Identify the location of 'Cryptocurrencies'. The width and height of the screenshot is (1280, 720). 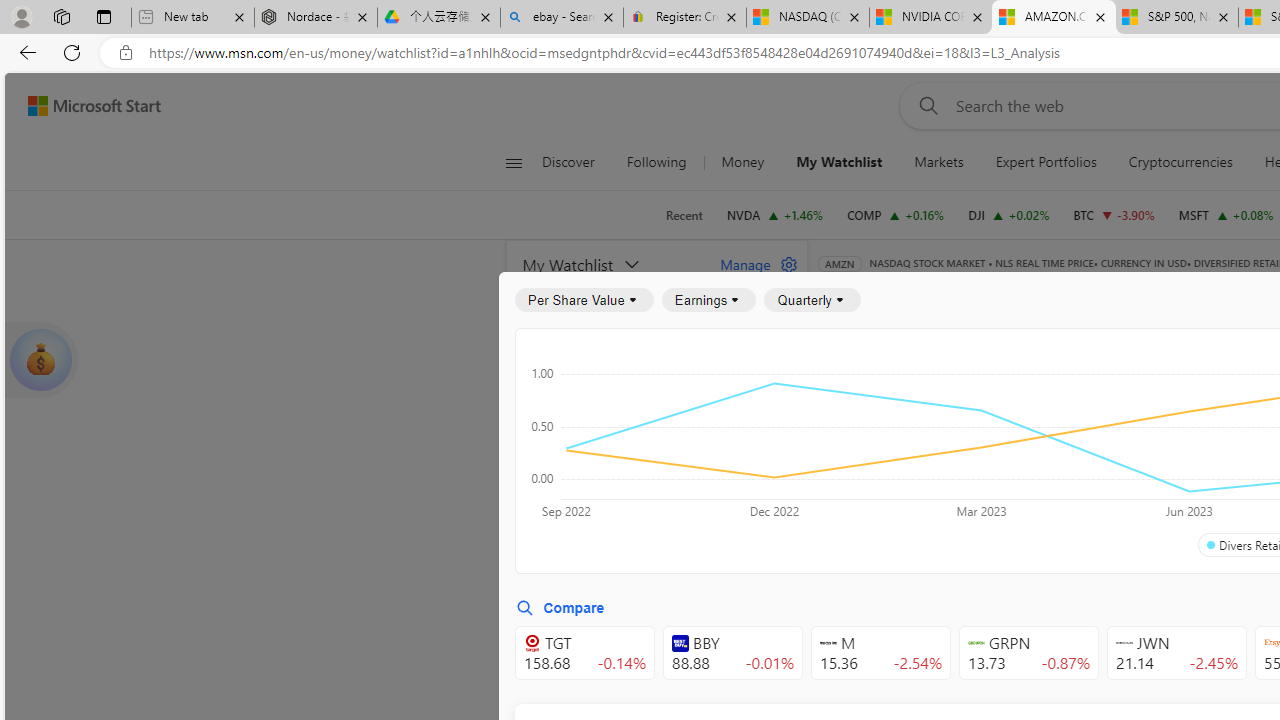
(1180, 162).